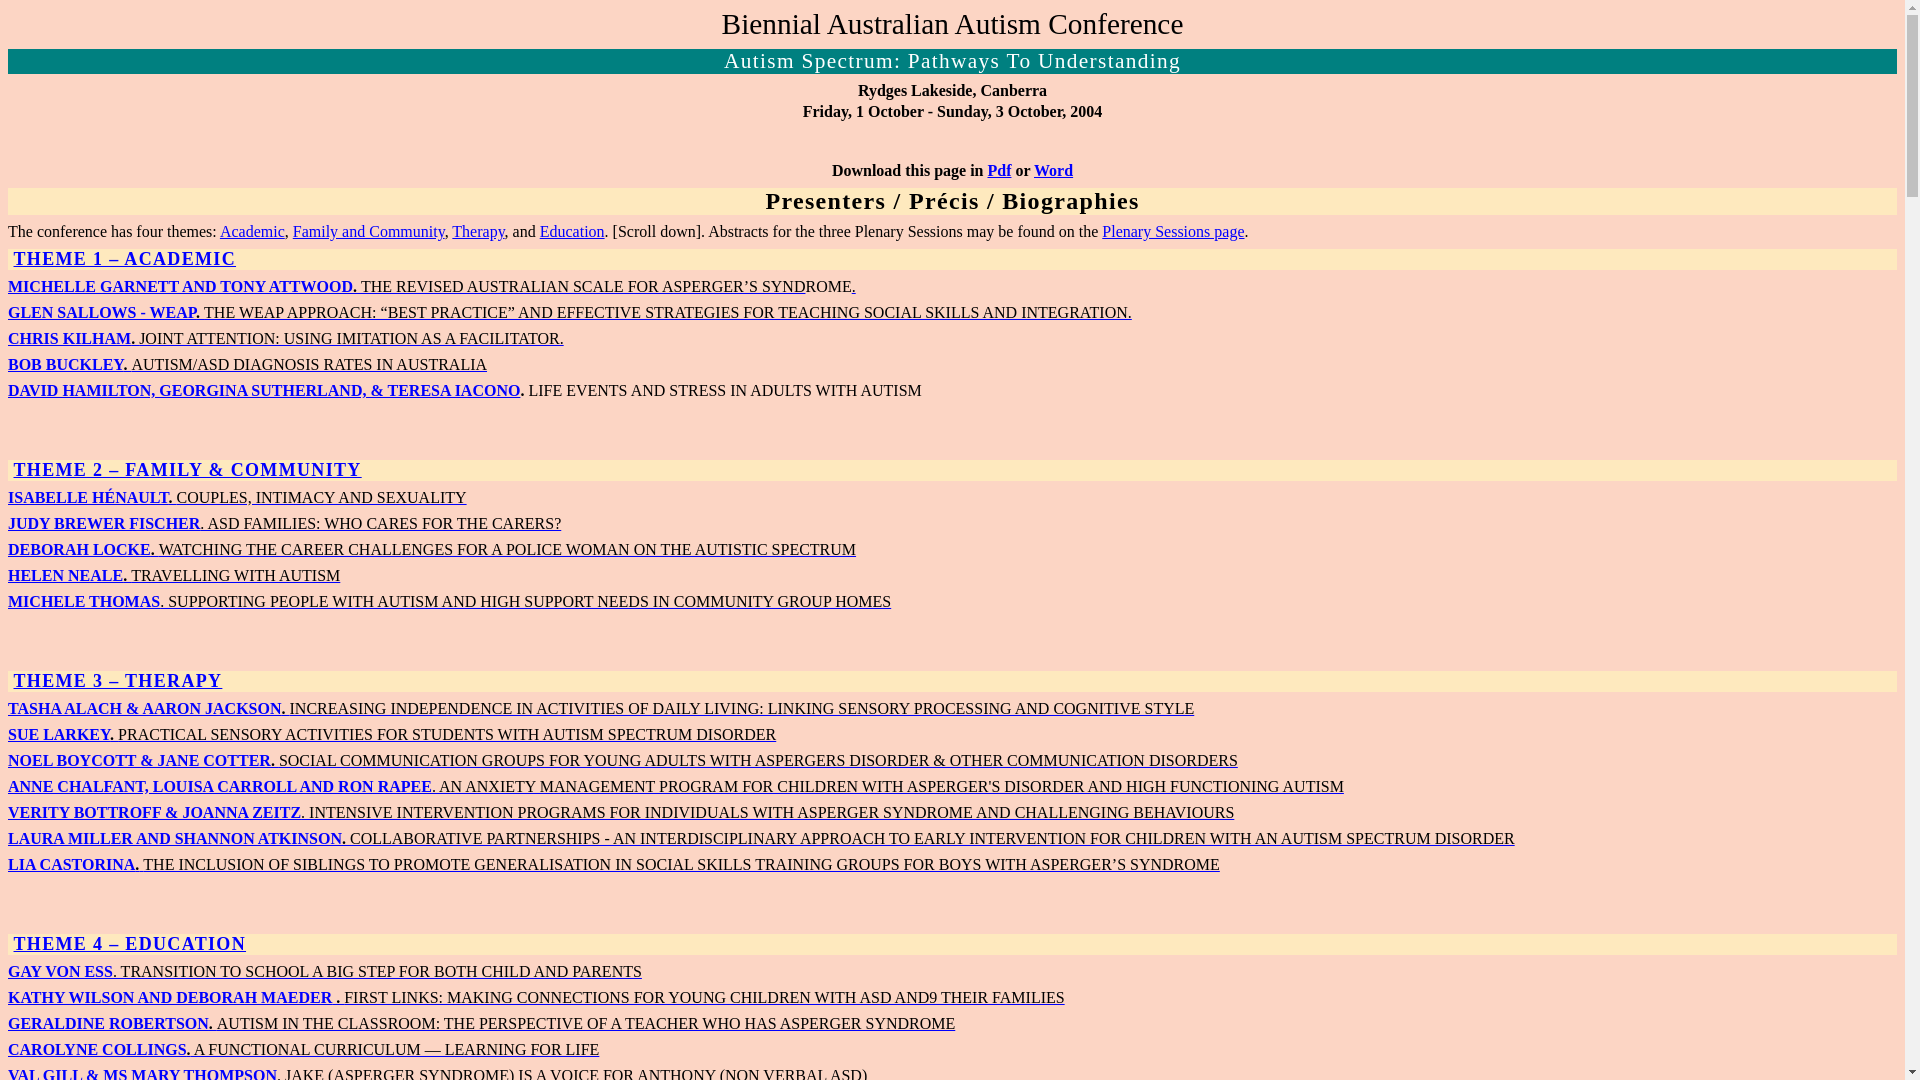 The width and height of the screenshot is (1920, 1080). I want to click on 'Plenary Sessions page', so click(1172, 230).